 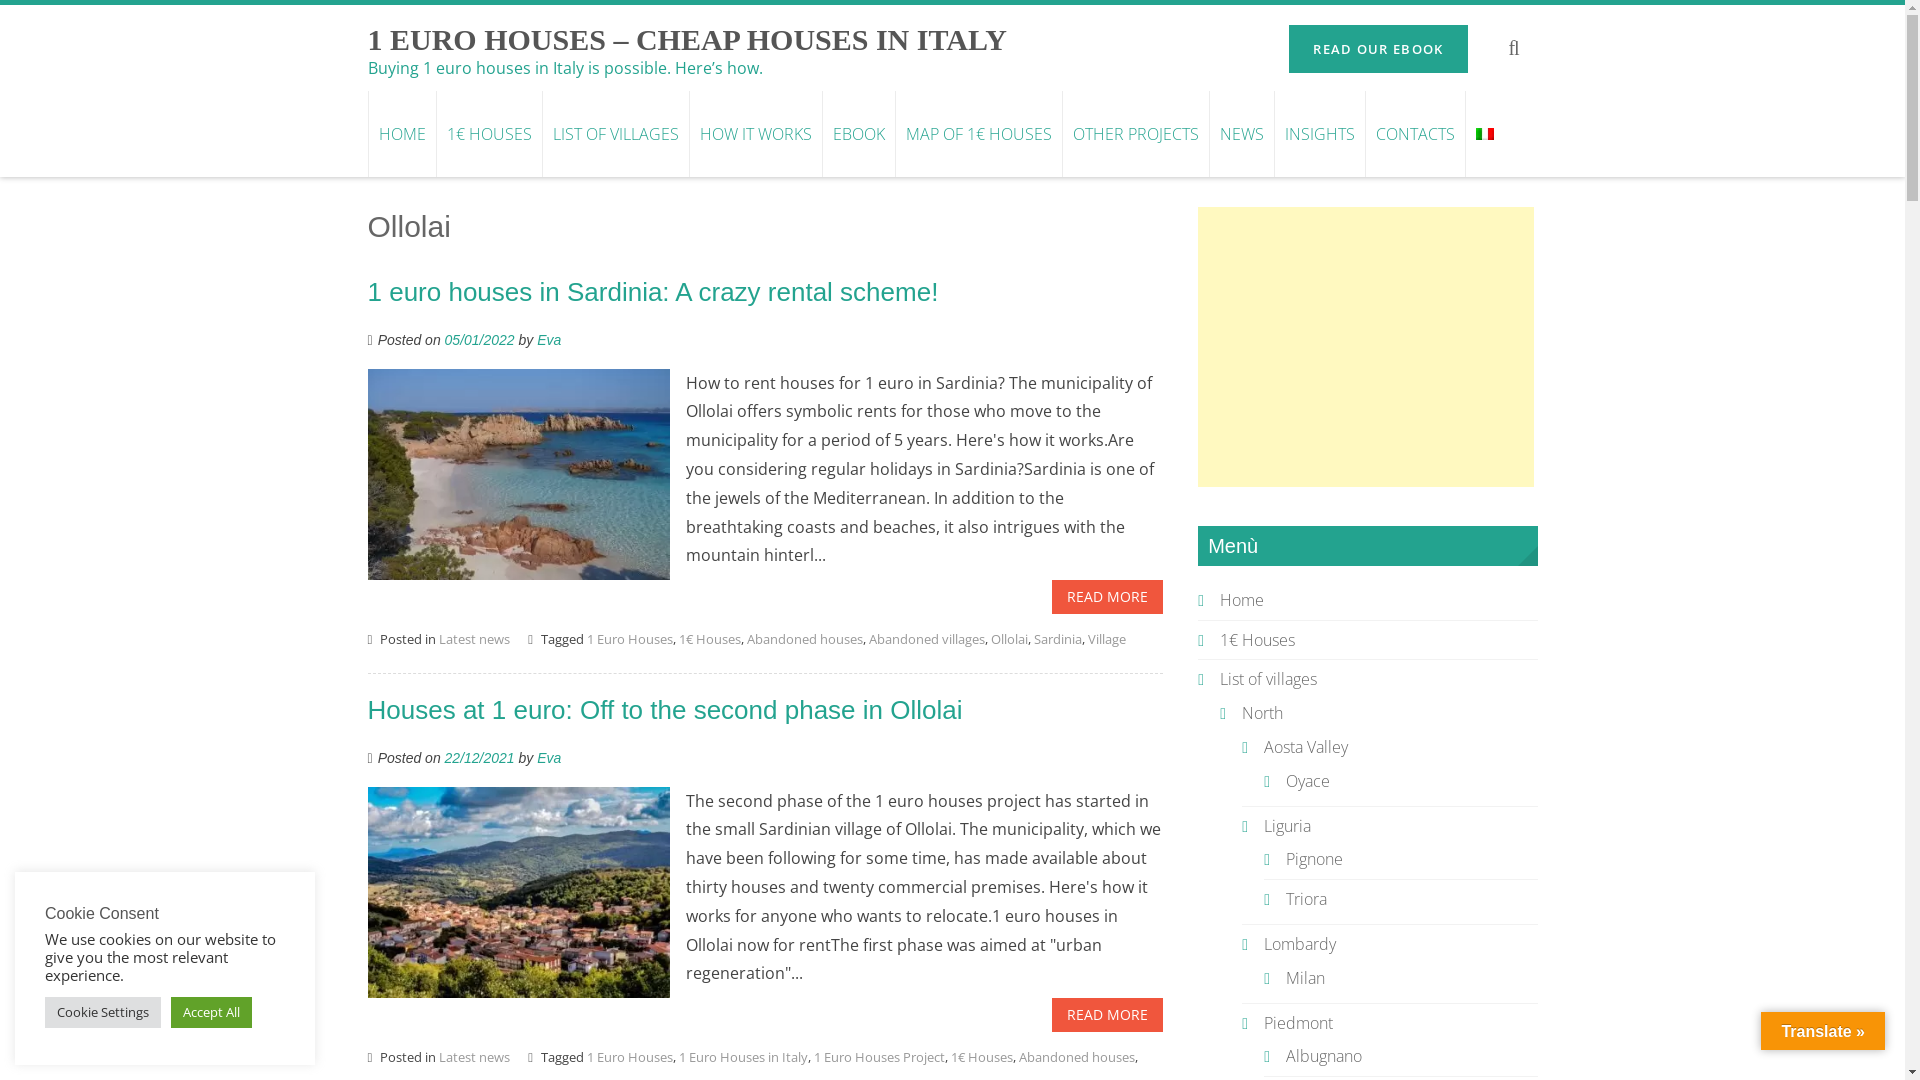 I want to click on 'HOME', so click(x=368, y=134).